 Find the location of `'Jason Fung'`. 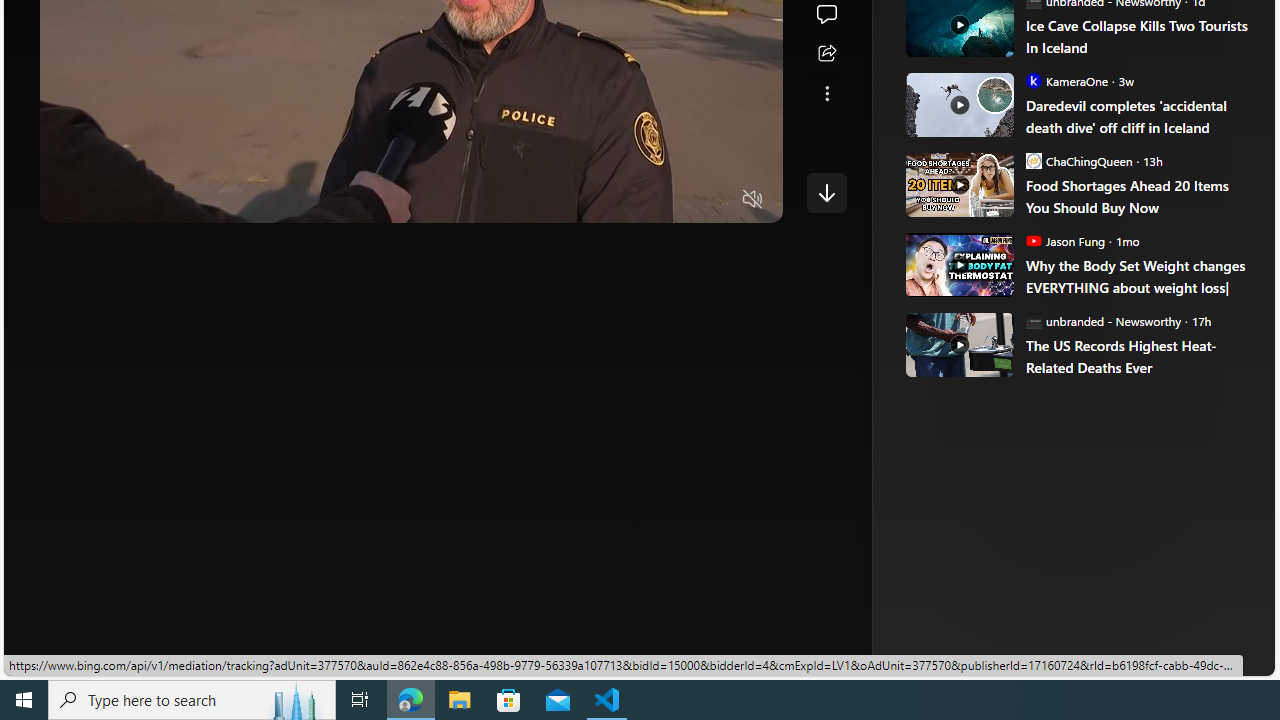

'Jason Fung' is located at coordinates (1033, 239).